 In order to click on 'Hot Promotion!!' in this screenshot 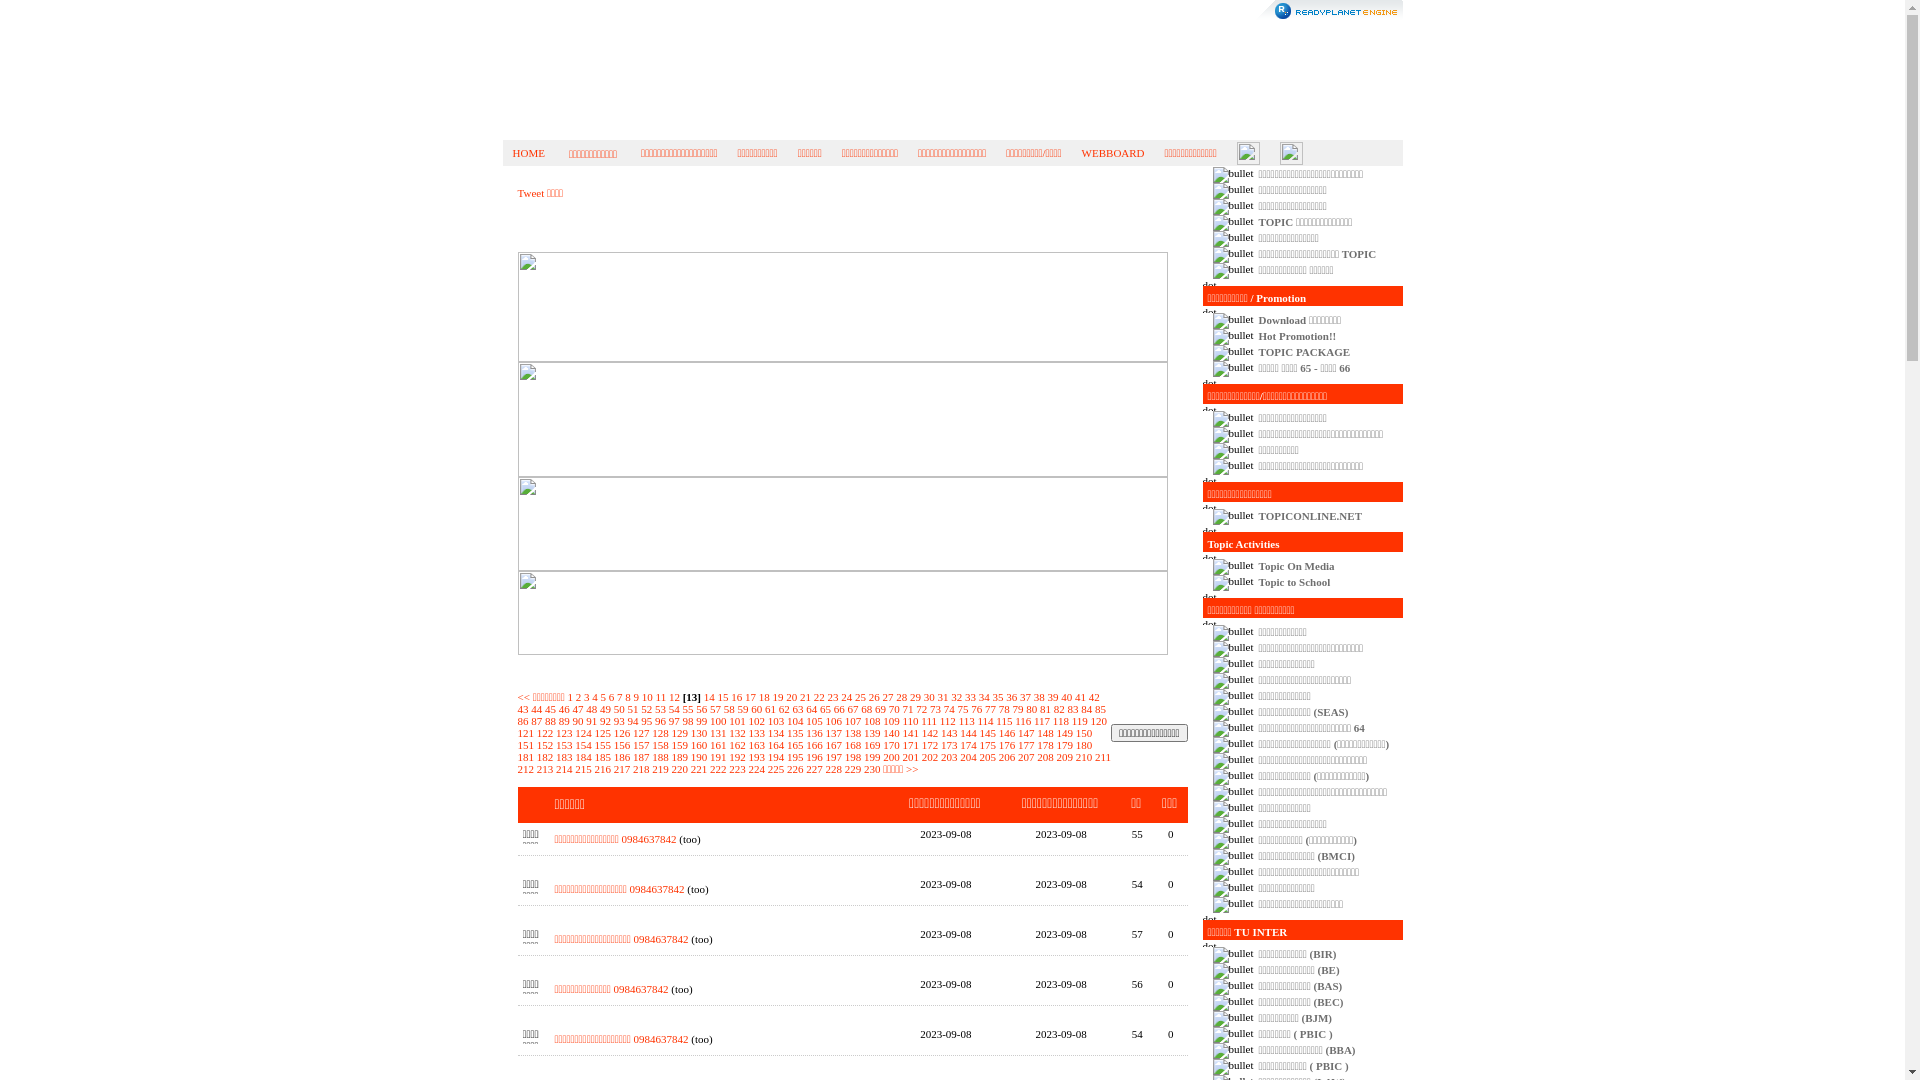, I will do `click(1297, 334)`.